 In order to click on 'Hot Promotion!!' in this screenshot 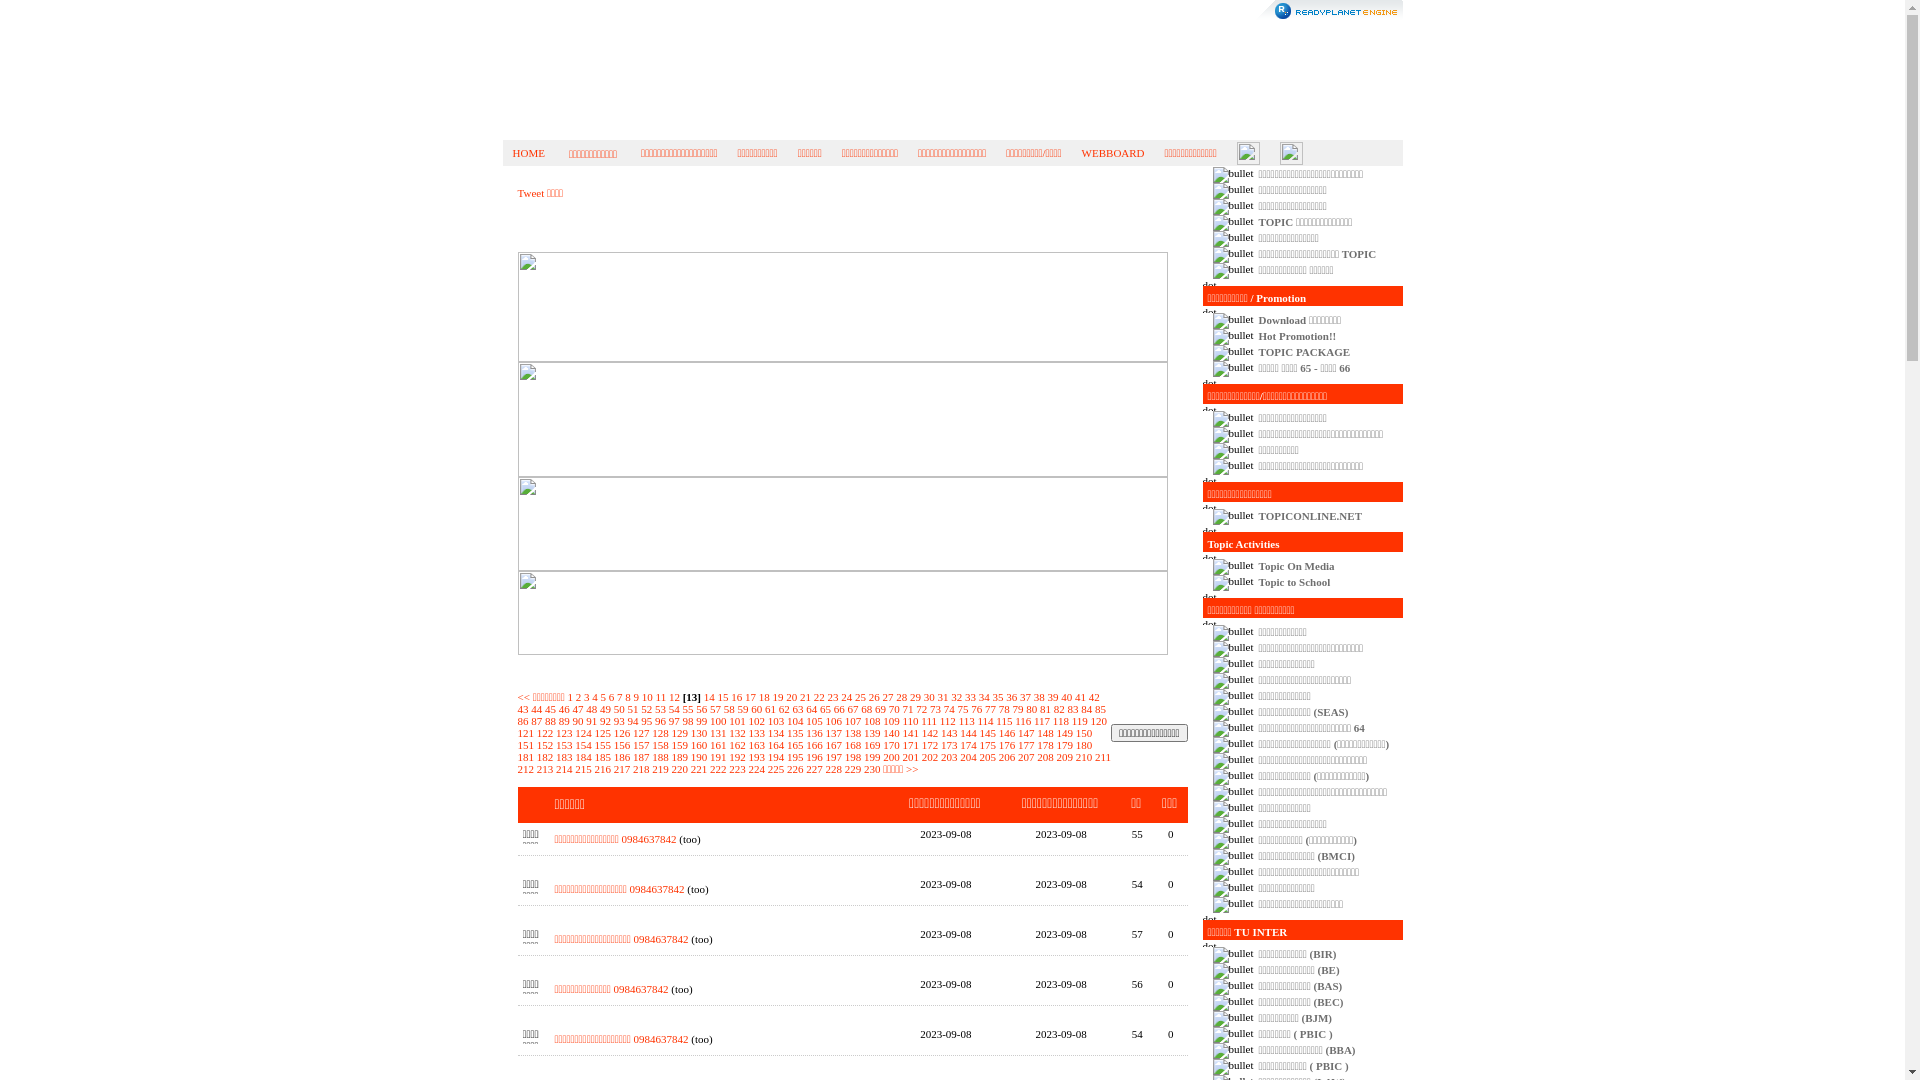, I will do `click(1297, 334)`.